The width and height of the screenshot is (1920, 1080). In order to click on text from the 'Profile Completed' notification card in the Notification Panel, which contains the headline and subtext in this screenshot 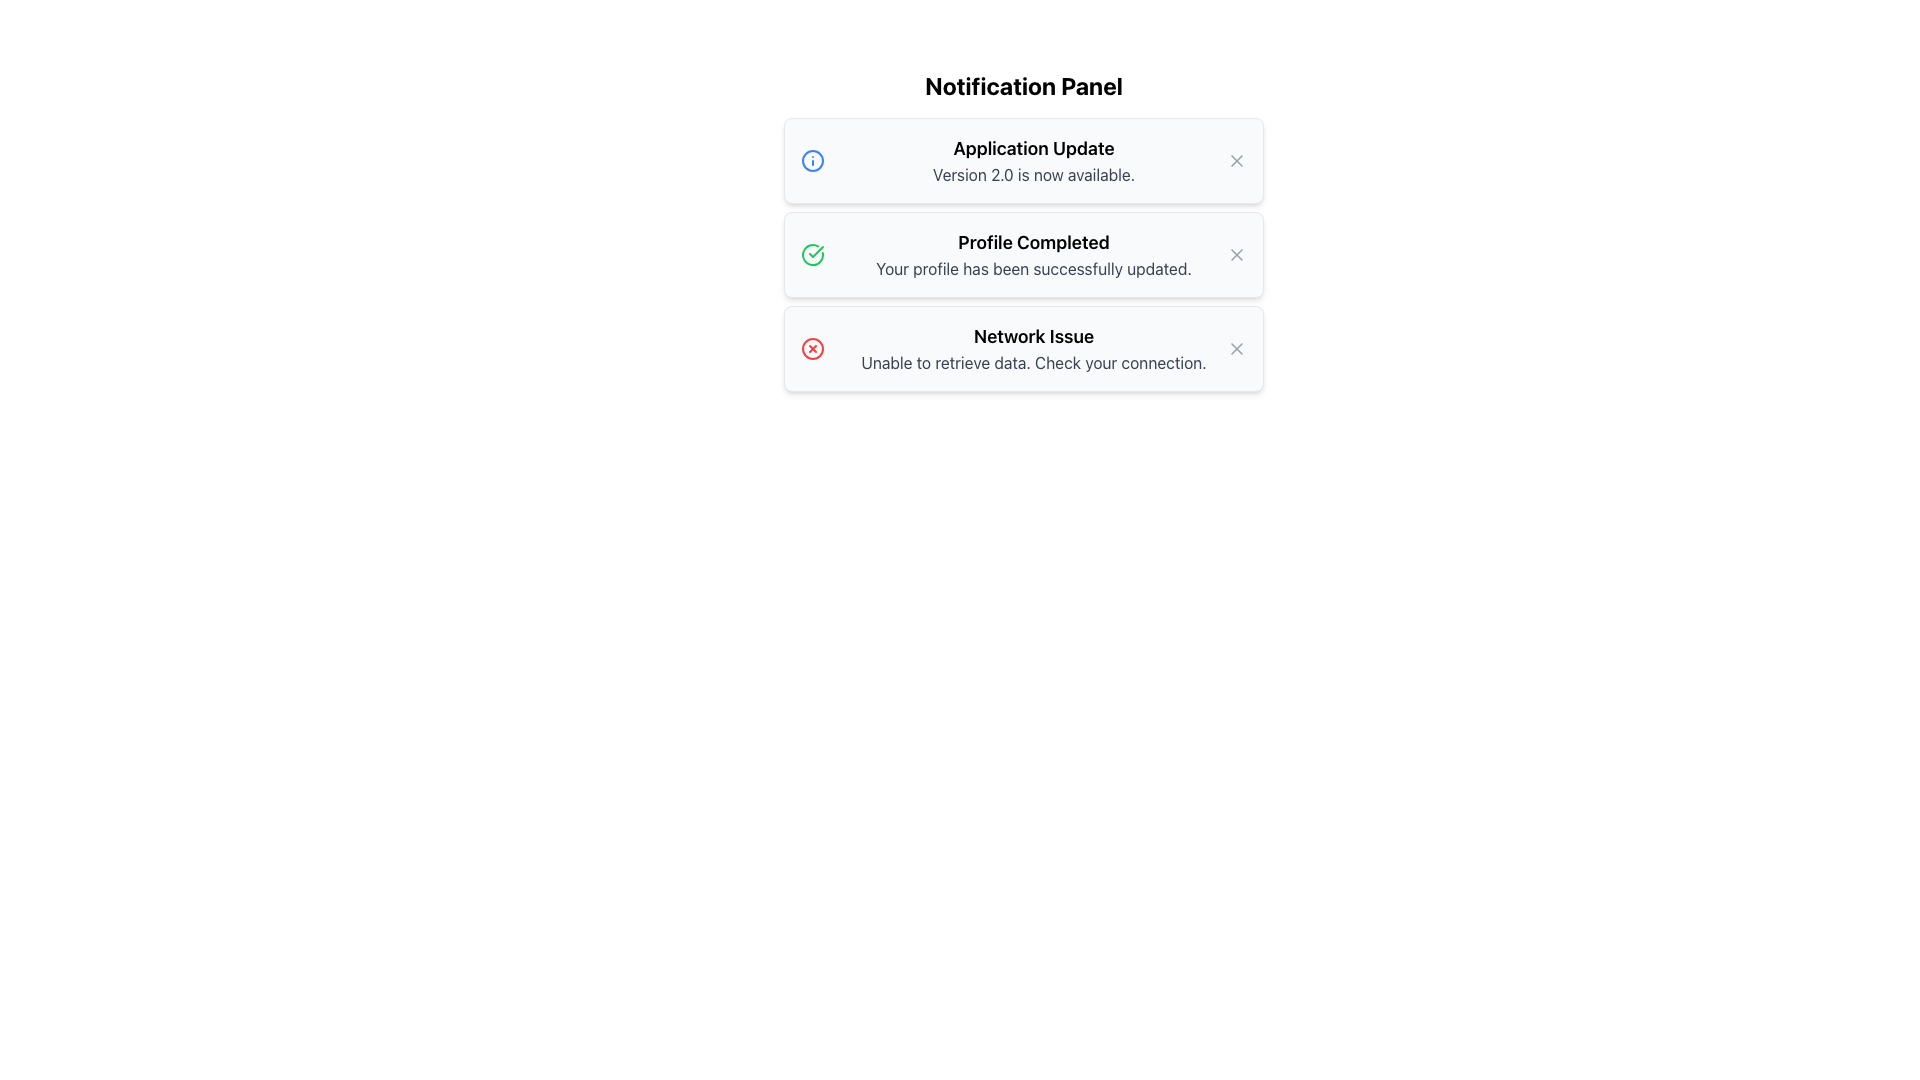, I will do `click(1033, 253)`.